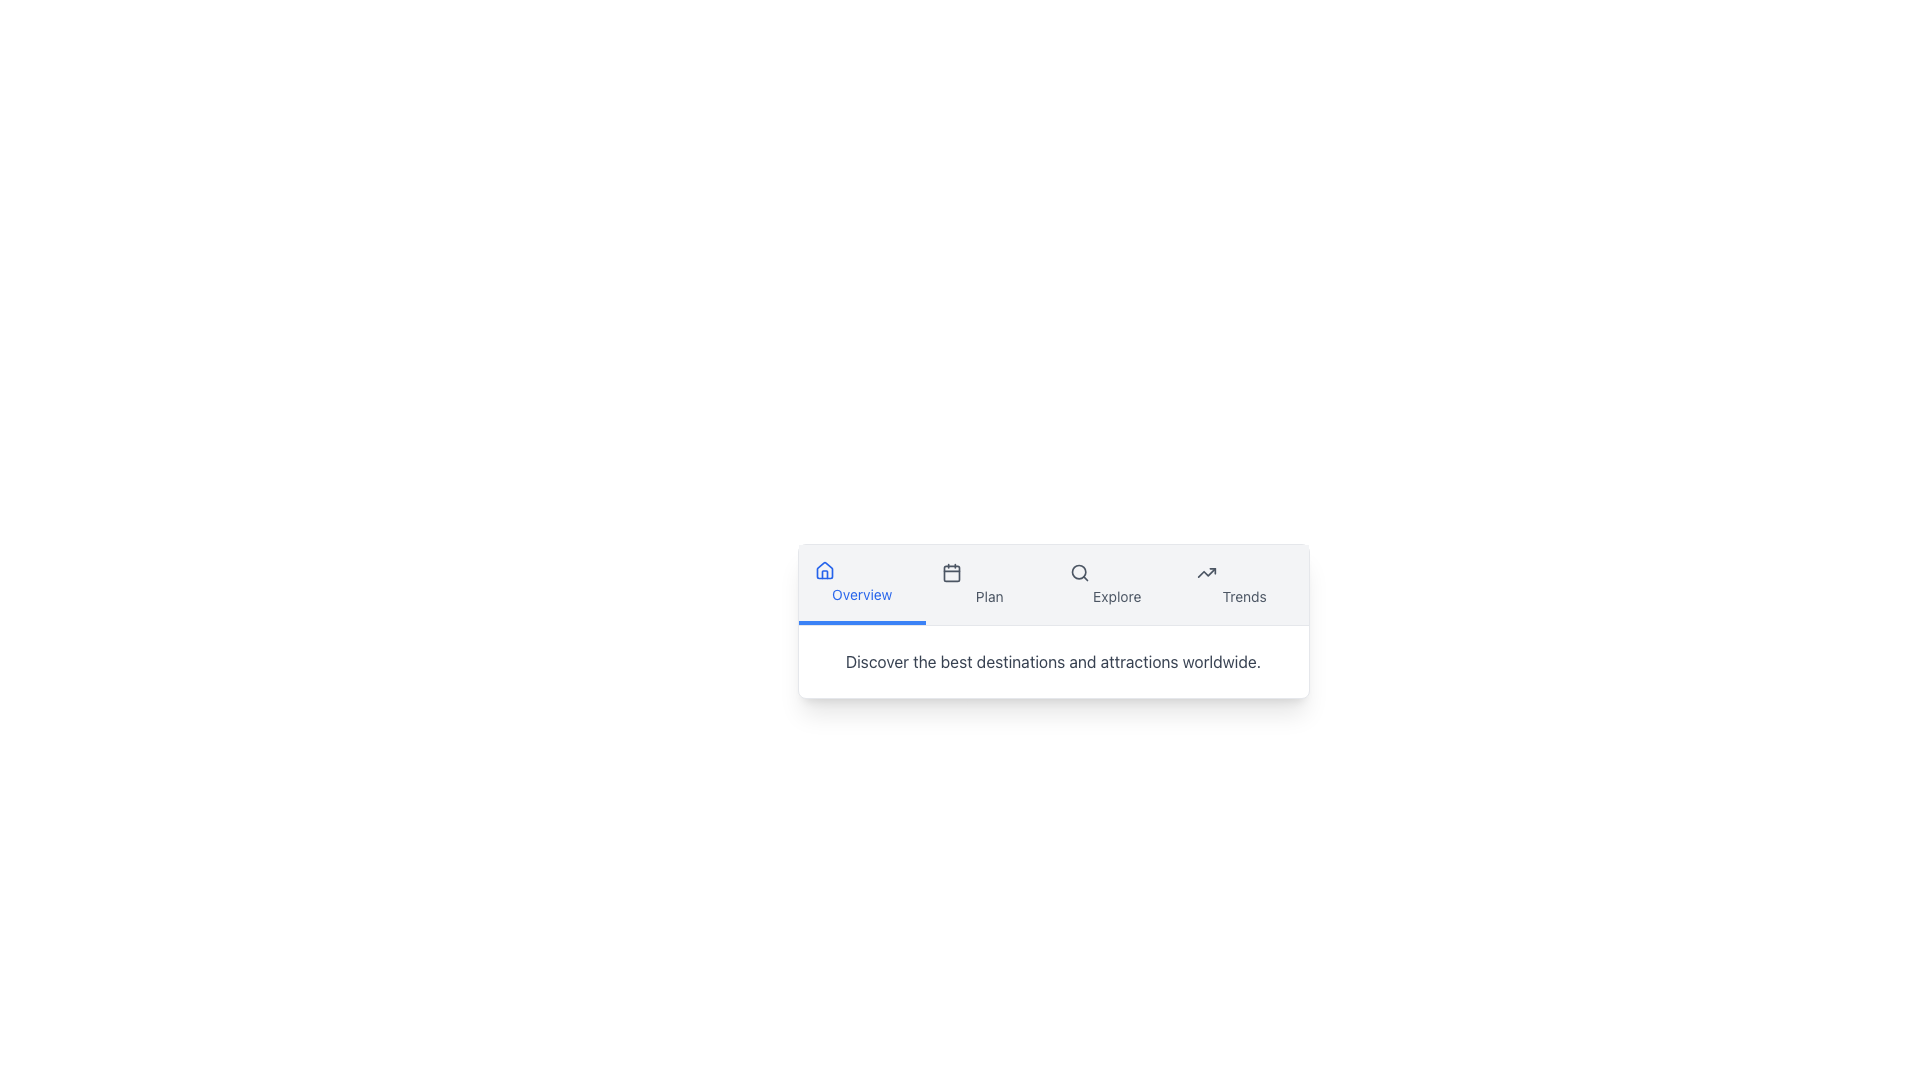 This screenshot has width=1920, height=1080. Describe the element at coordinates (1078, 573) in the screenshot. I see `the search icon located in the 'Explore' section of the navigation bar, which represents the search functionality` at that location.